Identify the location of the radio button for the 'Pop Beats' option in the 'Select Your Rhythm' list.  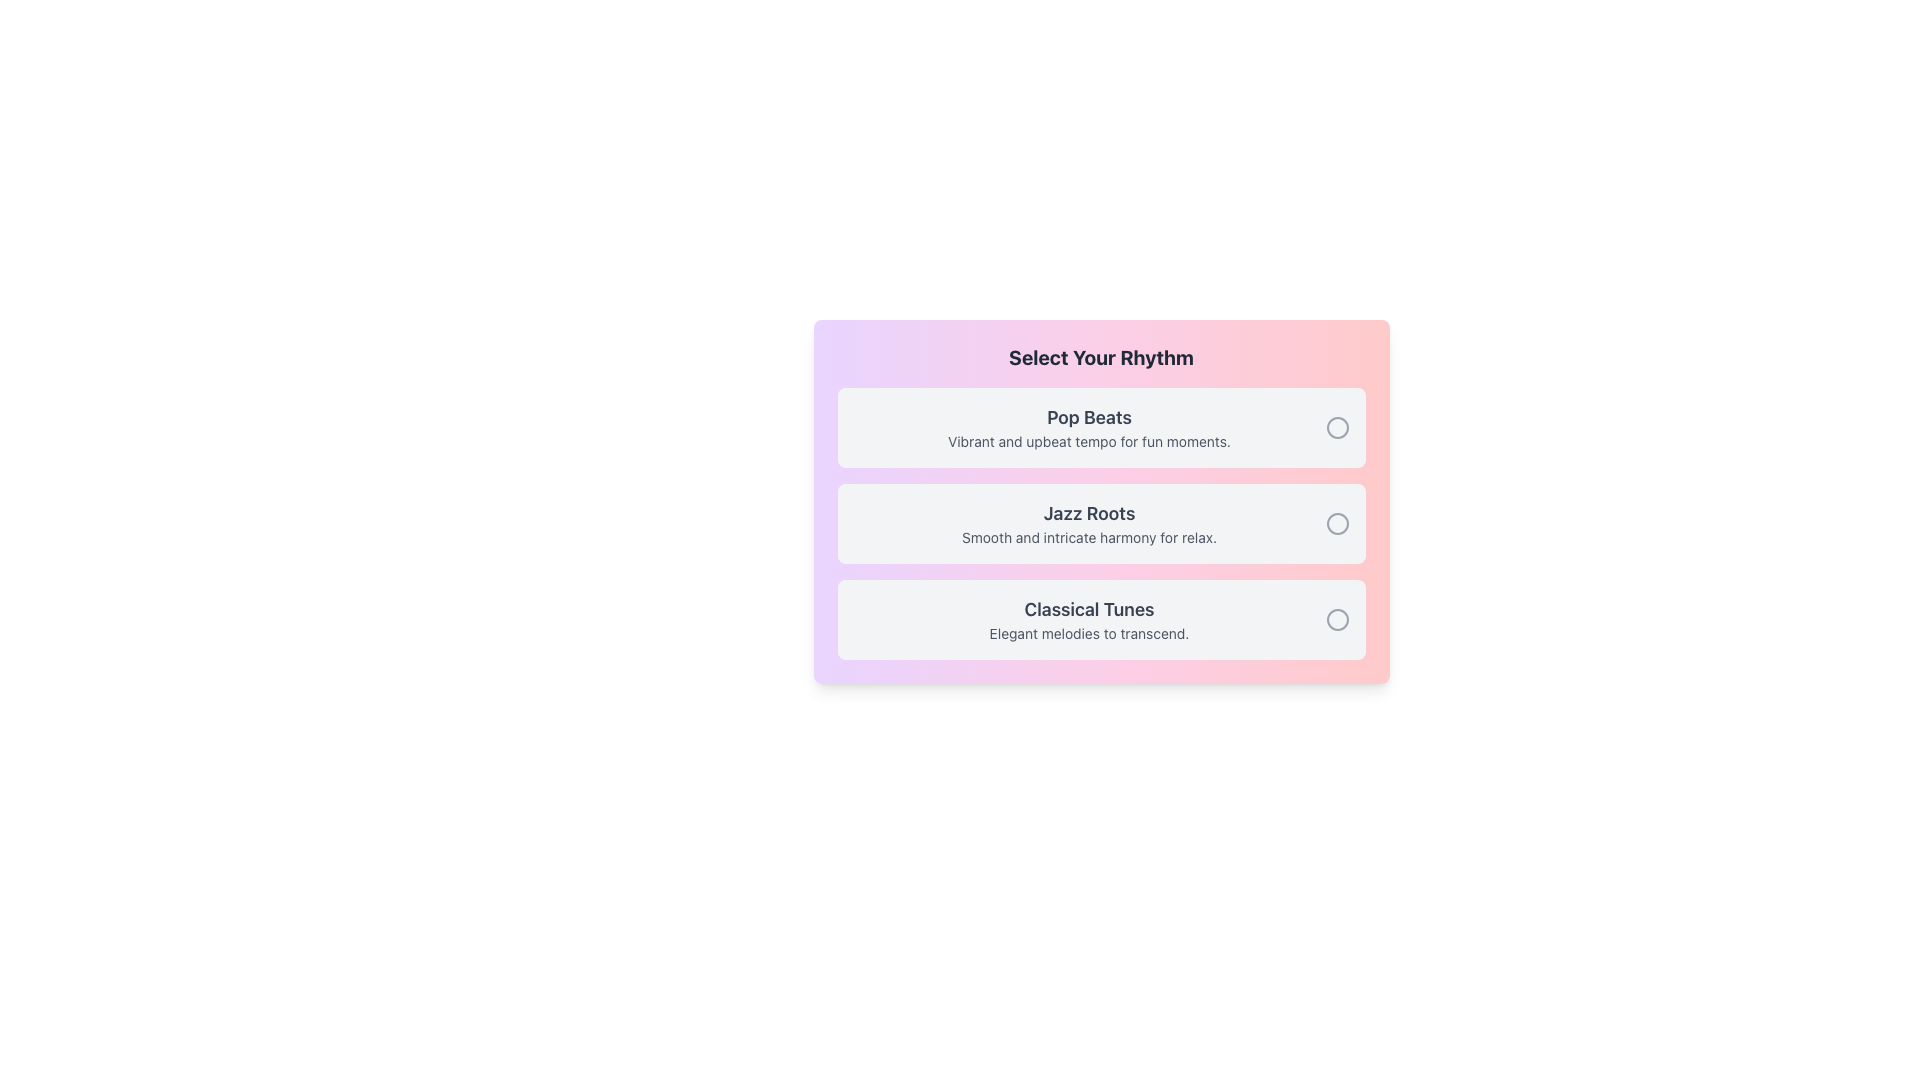
(1337, 427).